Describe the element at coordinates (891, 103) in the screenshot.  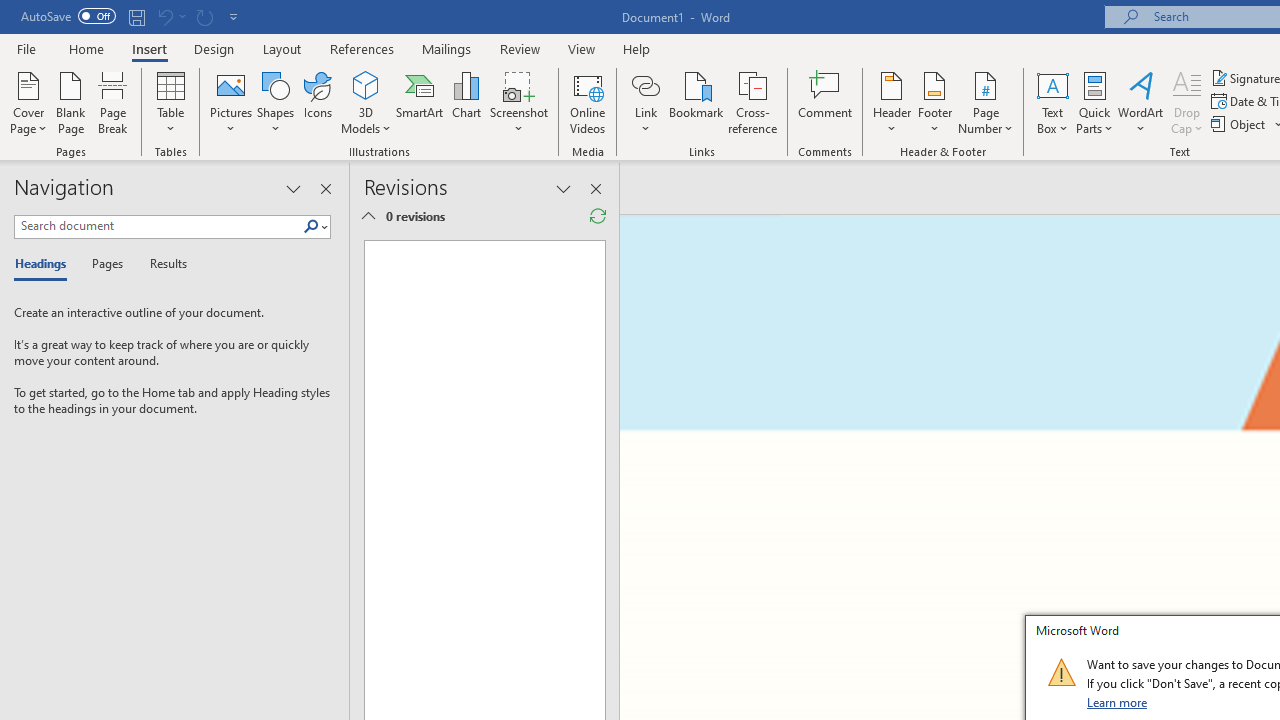
I see `'Header'` at that location.